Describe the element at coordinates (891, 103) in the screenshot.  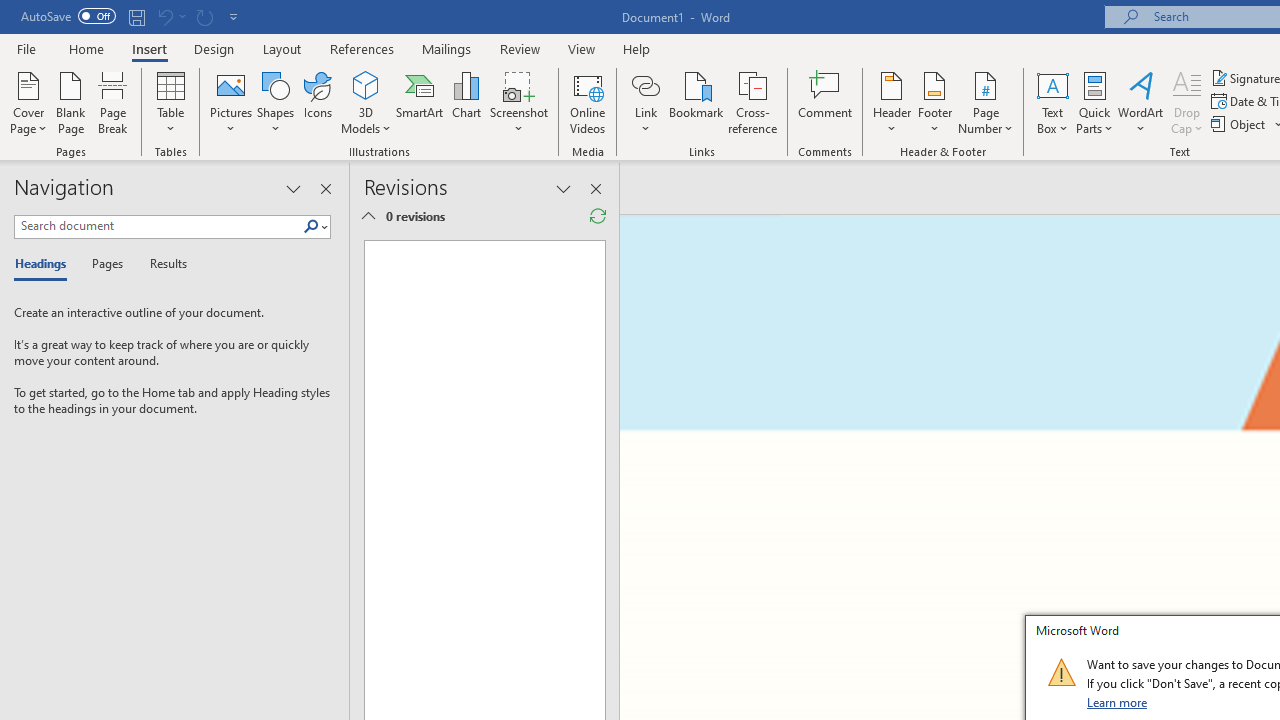
I see `'Header'` at that location.